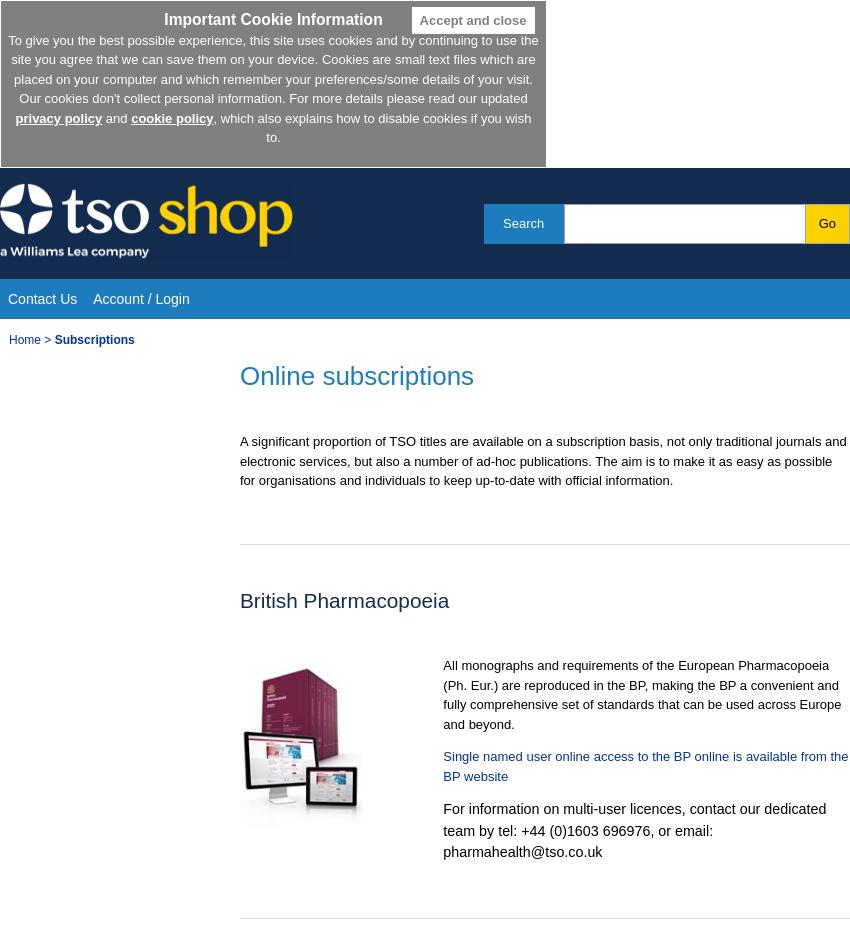 Image resolution: width=850 pixels, height=941 pixels. Describe the element at coordinates (41, 298) in the screenshot. I see `'Contact Us'` at that location.